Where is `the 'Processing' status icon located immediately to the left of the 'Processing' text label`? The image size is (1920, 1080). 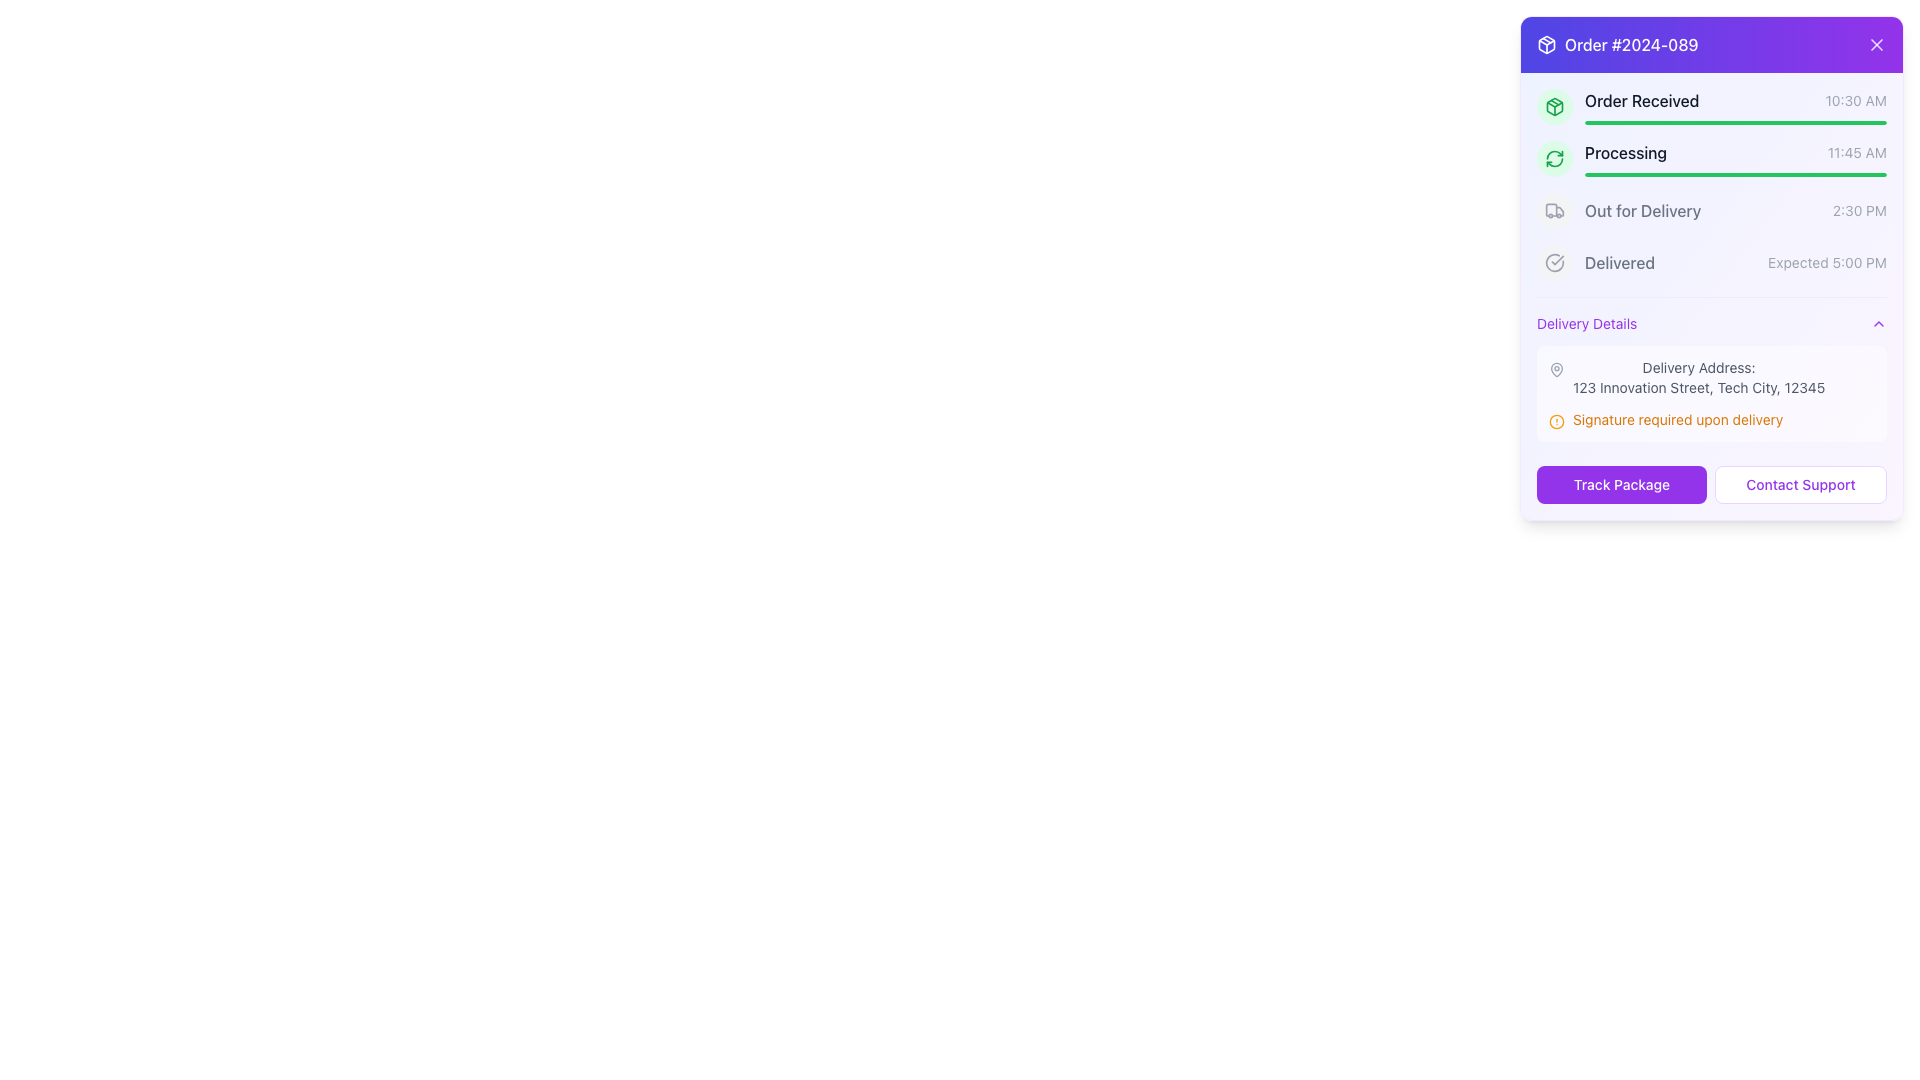
the 'Processing' status icon located immediately to the left of the 'Processing' text label is located at coordinates (1554, 157).